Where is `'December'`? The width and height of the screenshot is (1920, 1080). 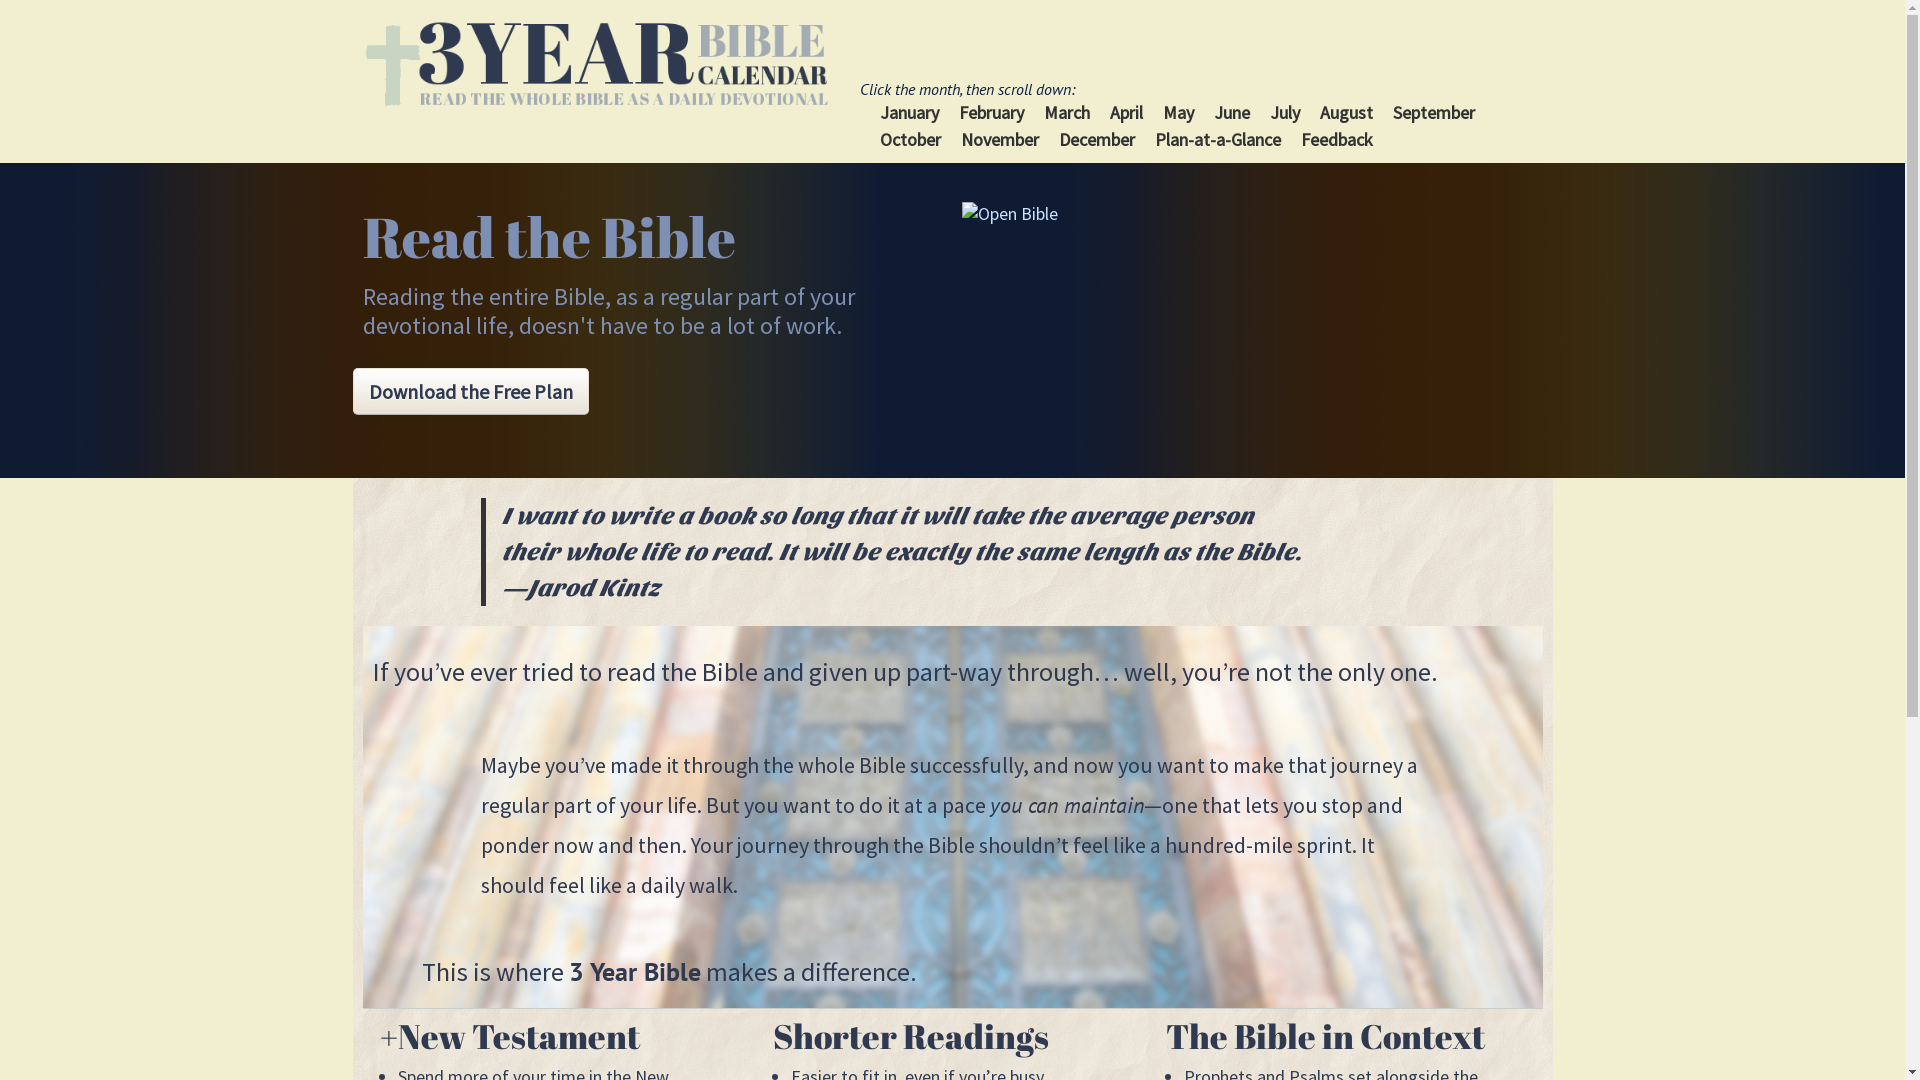
'December' is located at coordinates (1096, 138).